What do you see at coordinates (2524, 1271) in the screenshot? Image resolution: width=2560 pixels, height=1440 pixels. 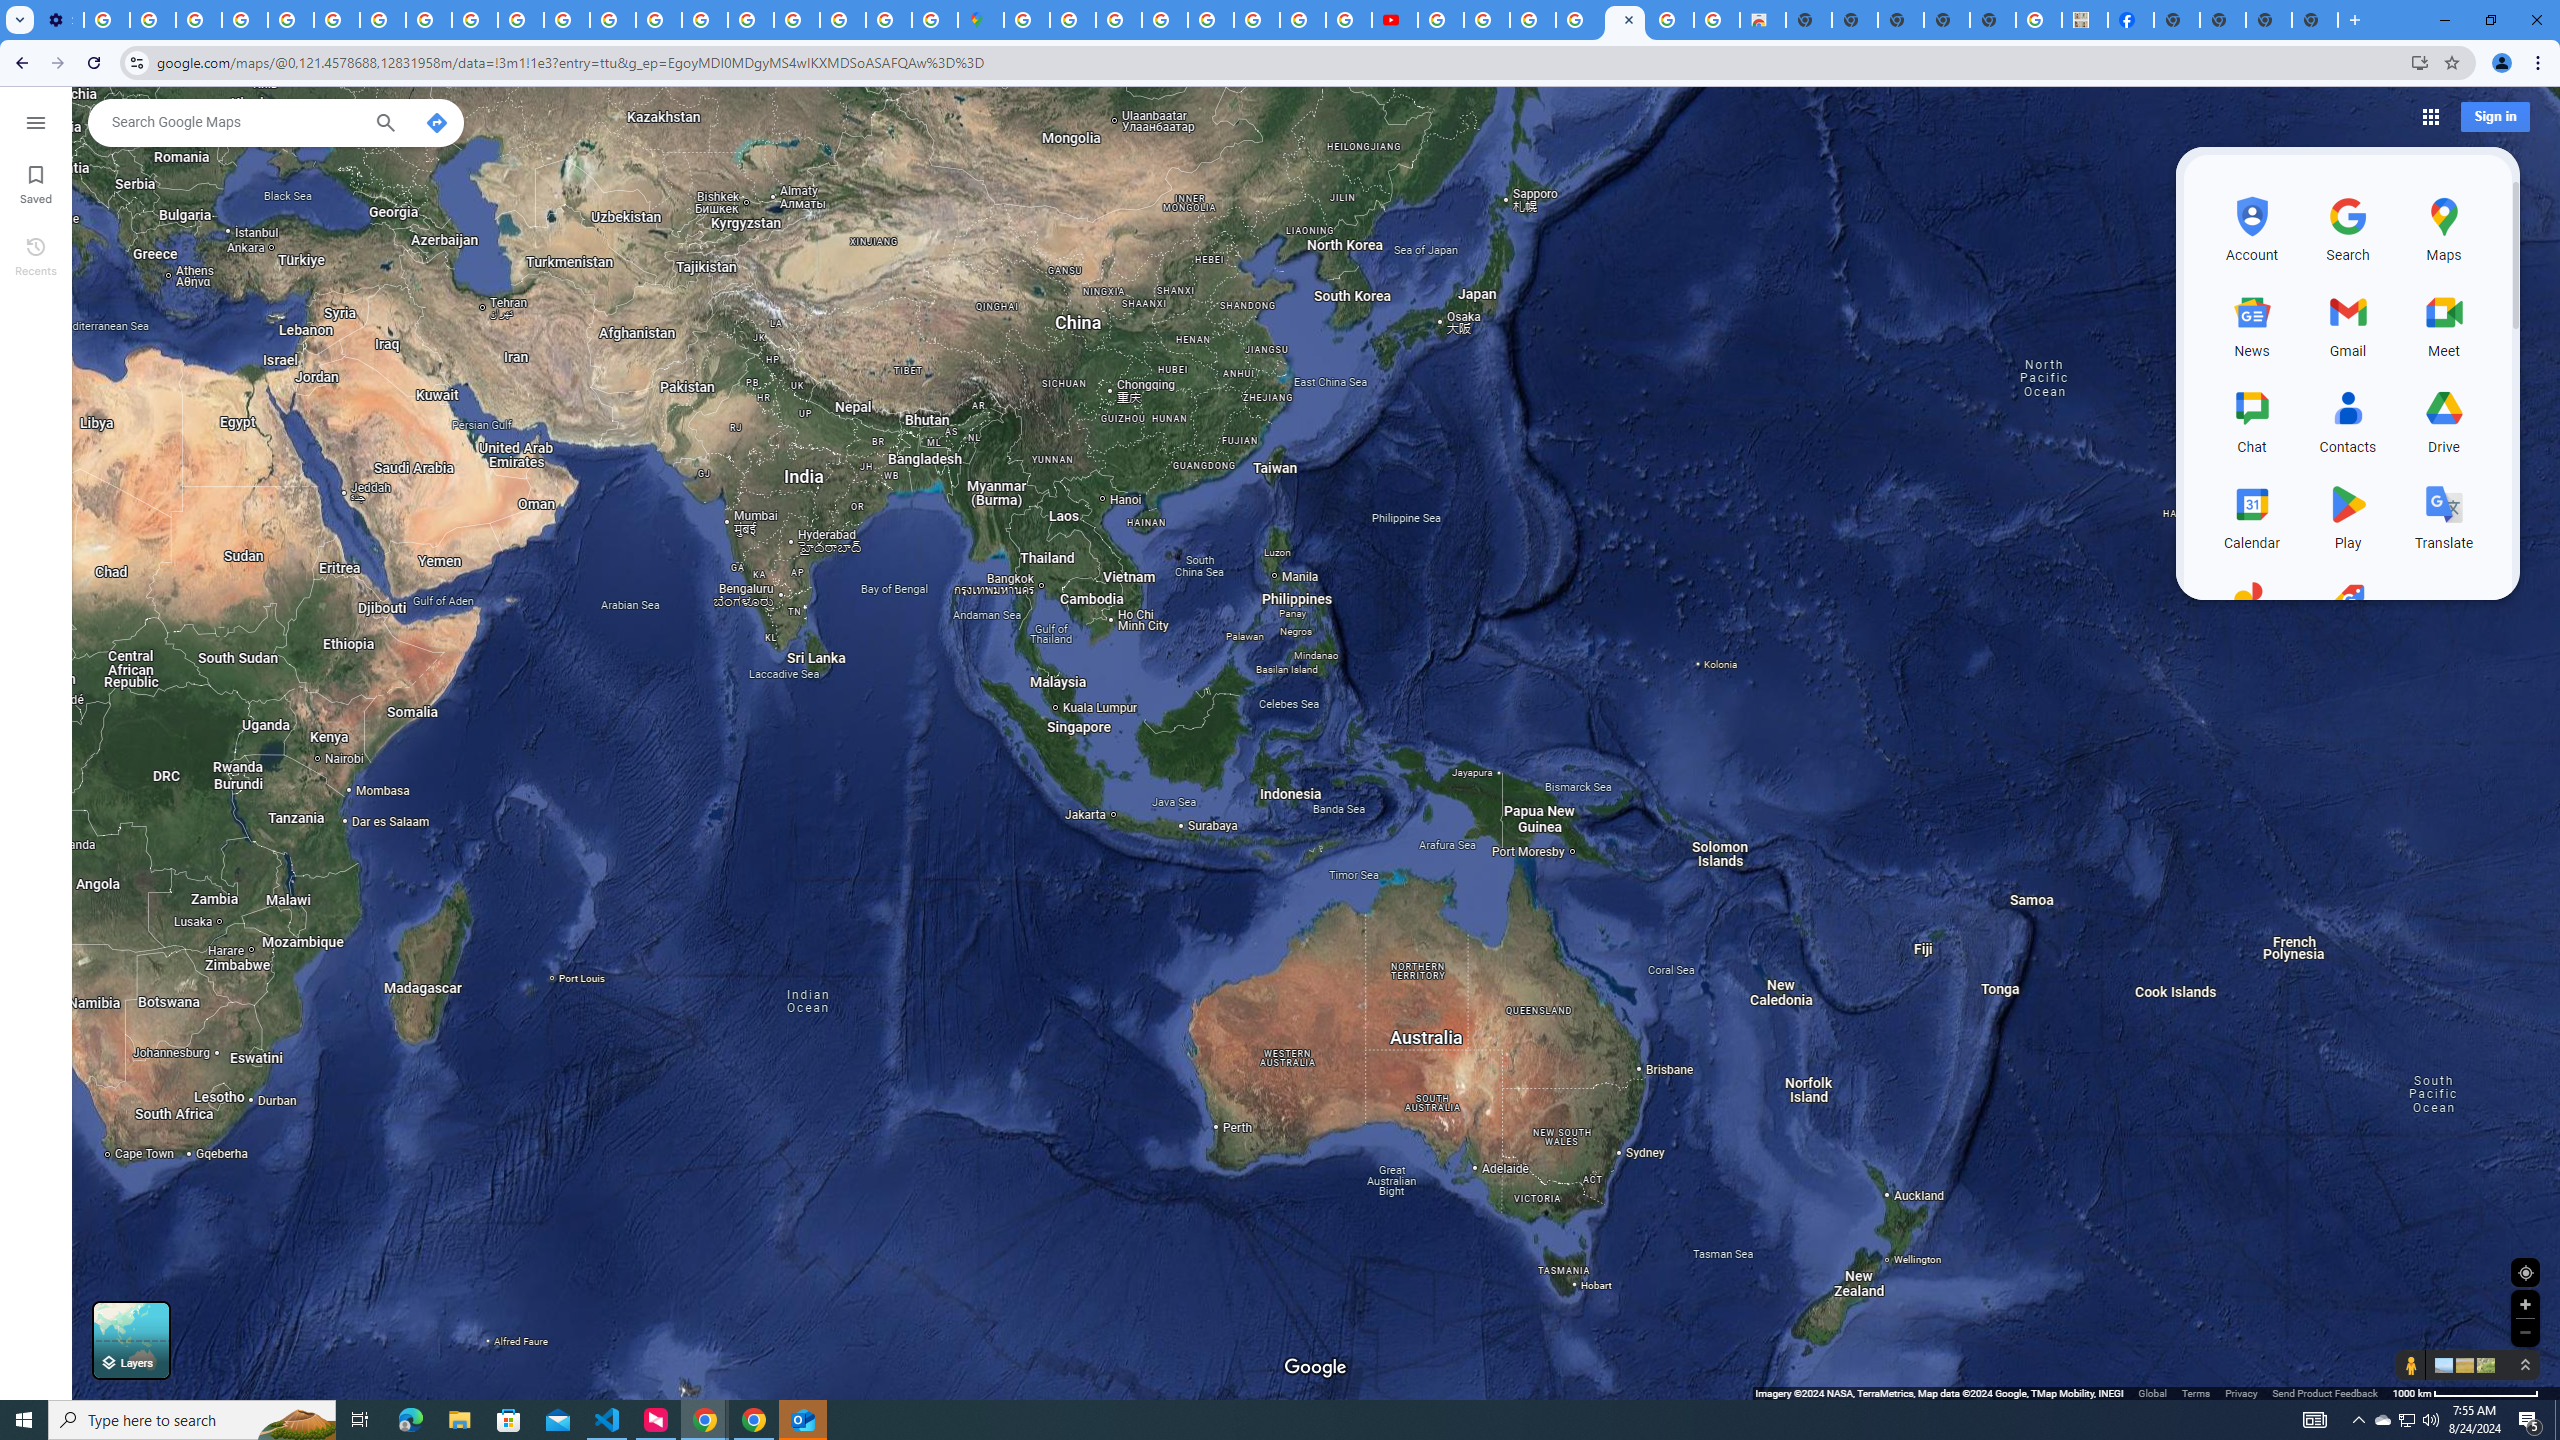 I see `'Show Your Location'` at bounding box center [2524, 1271].